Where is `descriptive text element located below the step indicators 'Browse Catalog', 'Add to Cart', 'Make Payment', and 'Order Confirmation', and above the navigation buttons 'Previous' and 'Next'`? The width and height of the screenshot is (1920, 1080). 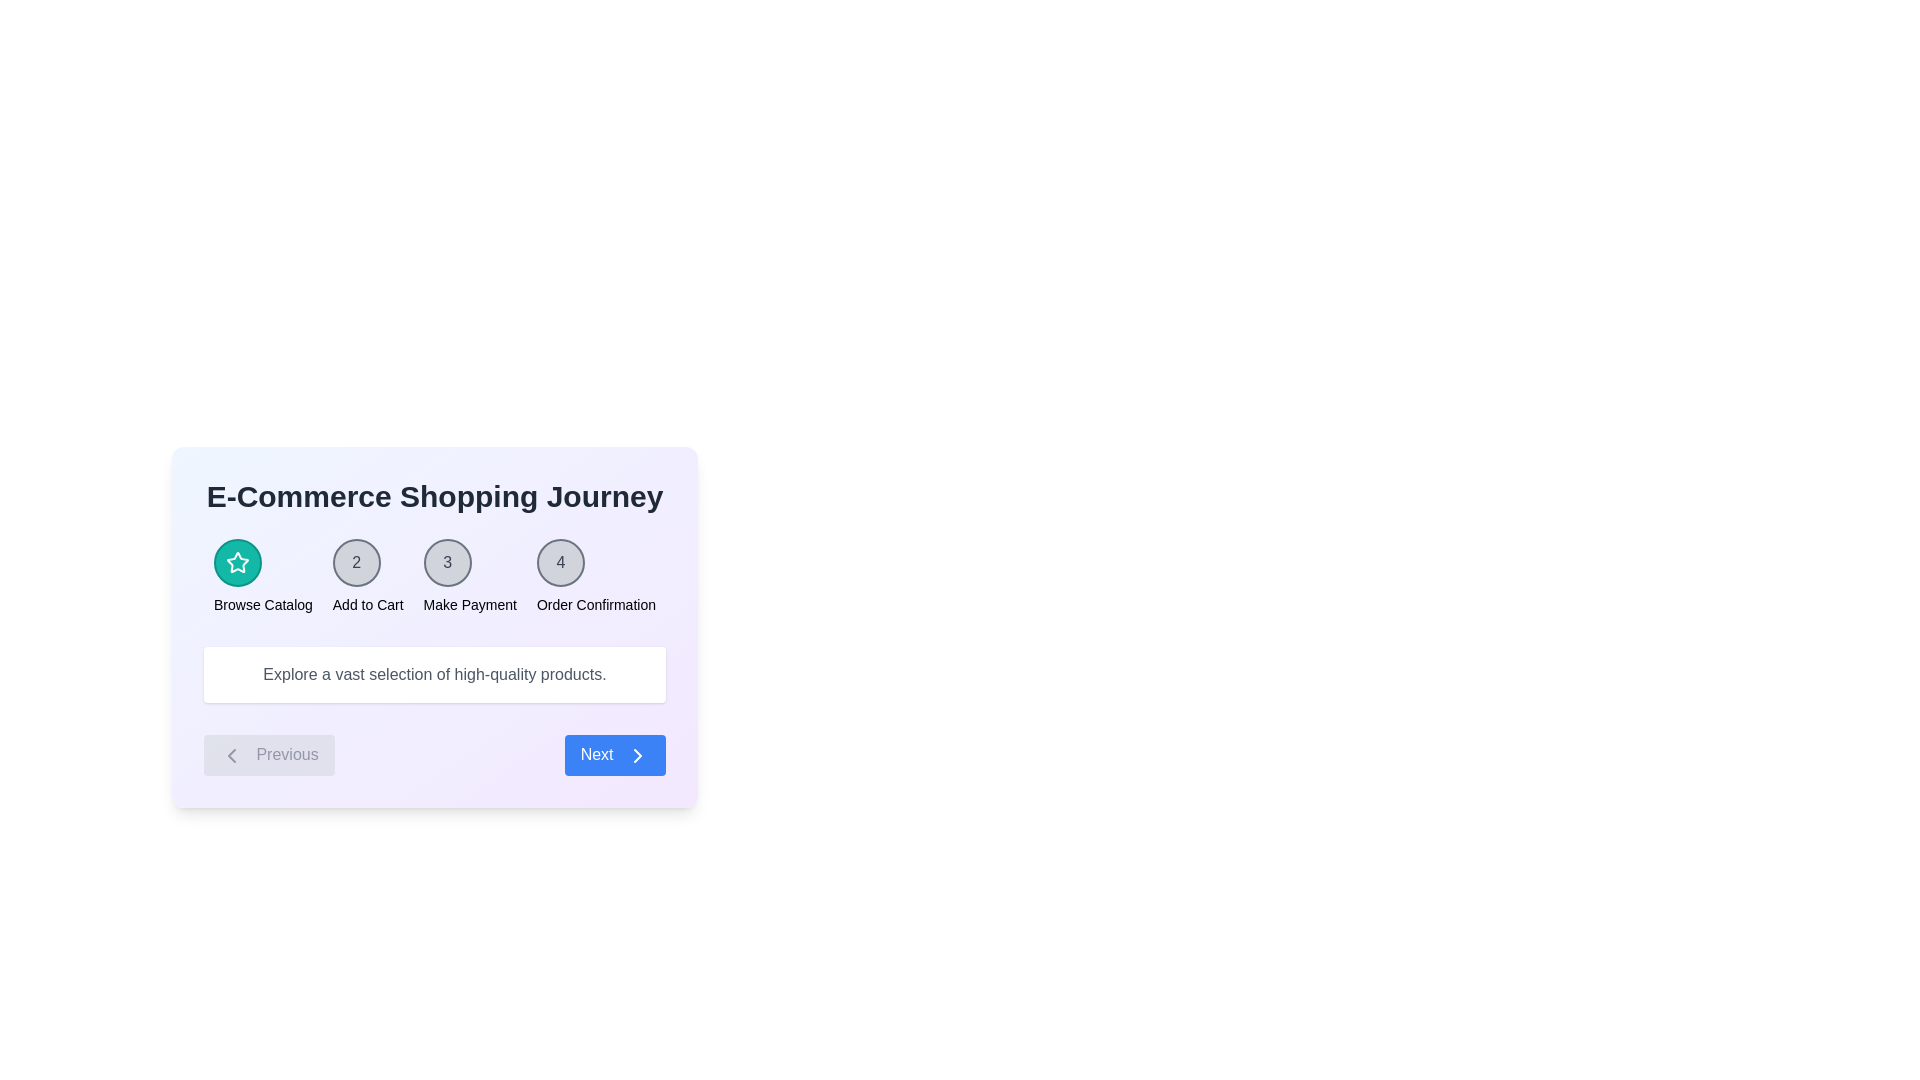
descriptive text element located below the step indicators 'Browse Catalog', 'Add to Cart', 'Make Payment', and 'Order Confirmation', and above the navigation buttons 'Previous' and 'Next' is located at coordinates (434, 675).